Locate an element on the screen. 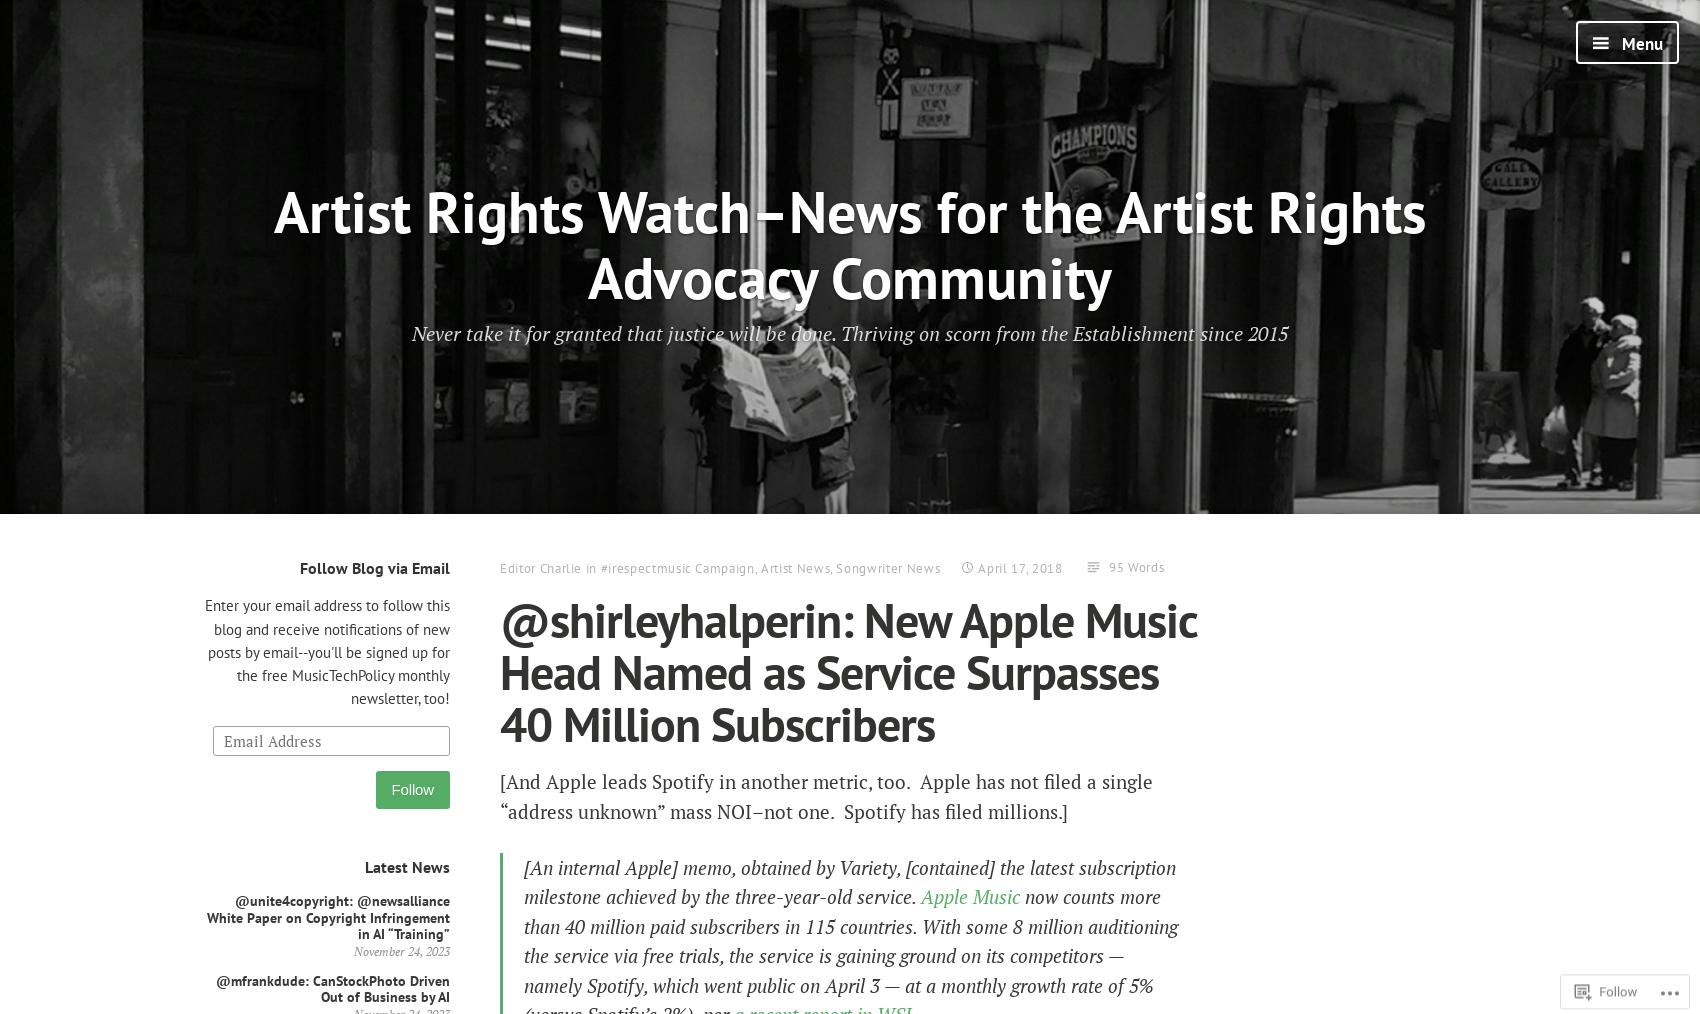  'Enter your email address to follow this blog and receive notifications of new posts by email--you'll be signed up for the free MusicTechPolicy monthly newsletter, too!' is located at coordinates (326, 652).